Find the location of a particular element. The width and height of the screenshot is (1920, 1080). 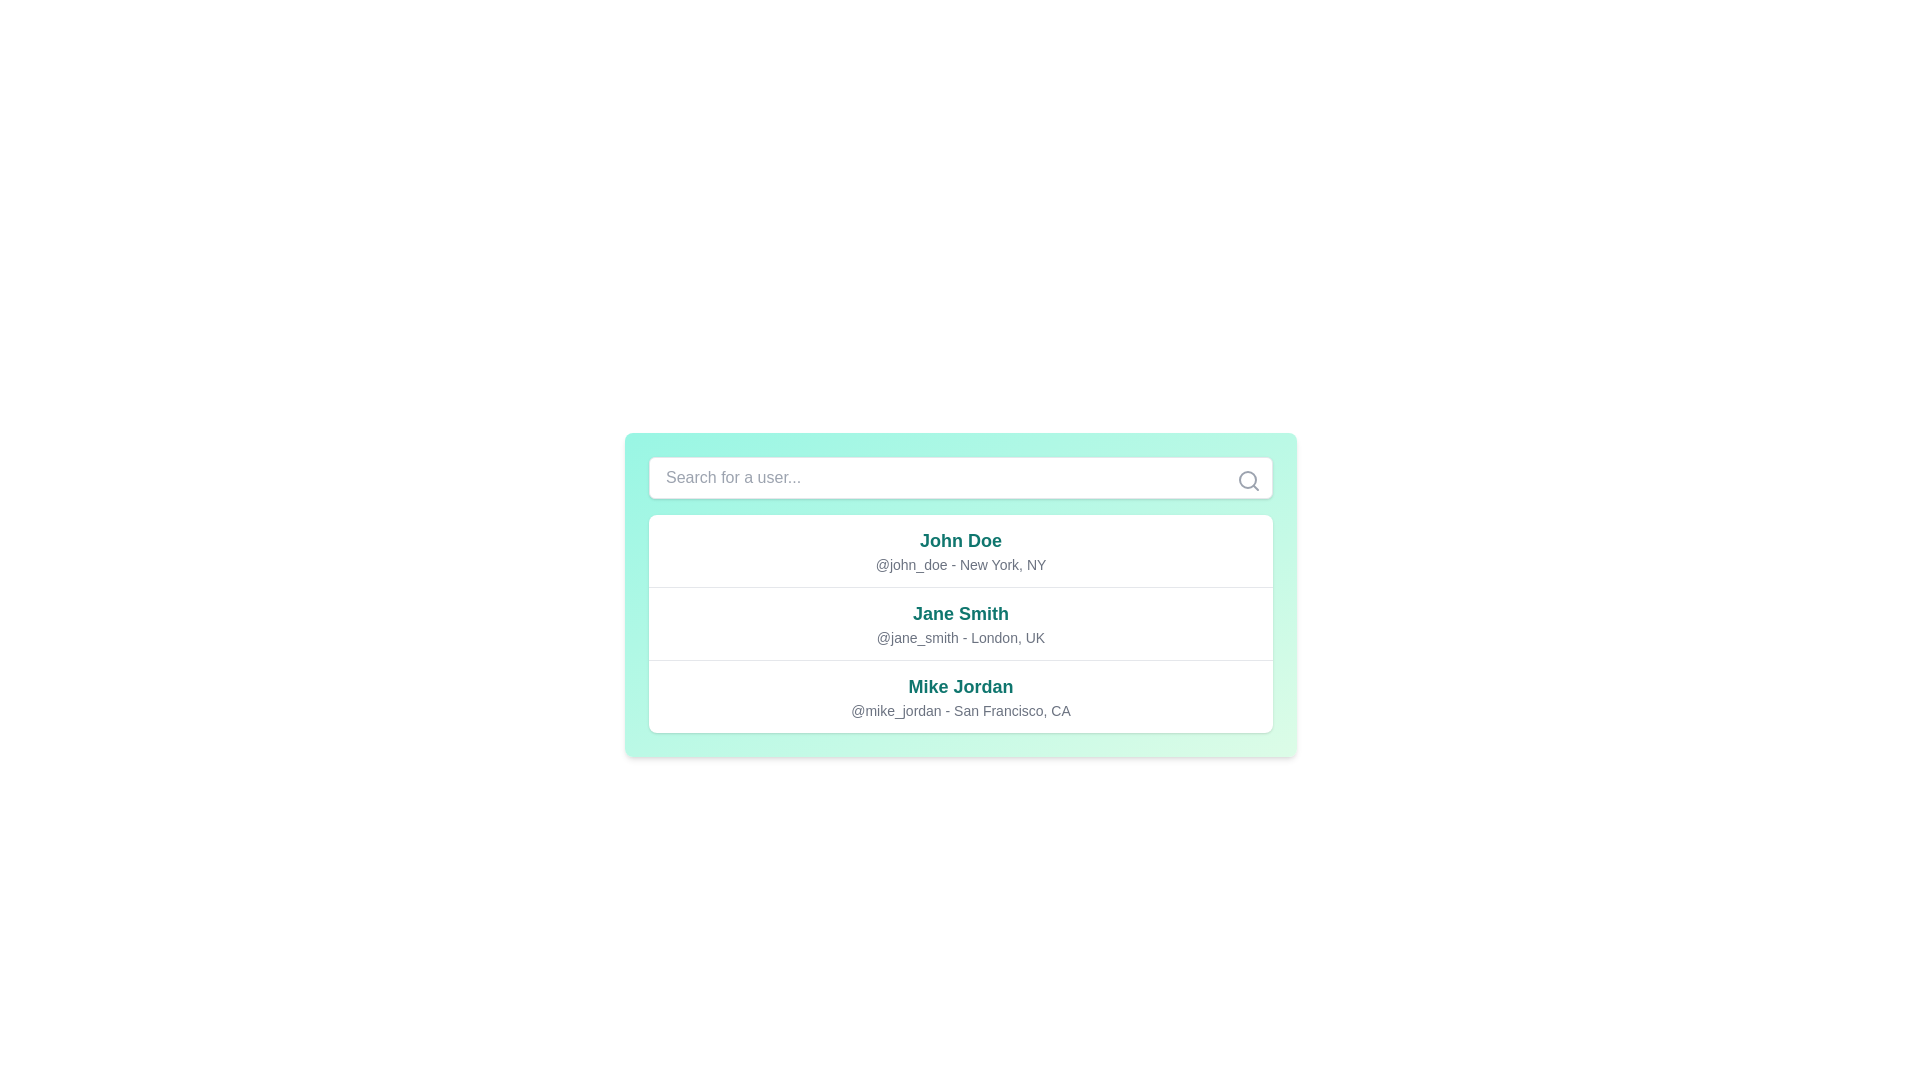

the second List item displaying user information, which is a rectangular white card with rounded corners containing a name in bold teal text and additional details in smaller gray text is located at coordinates (960, 623).